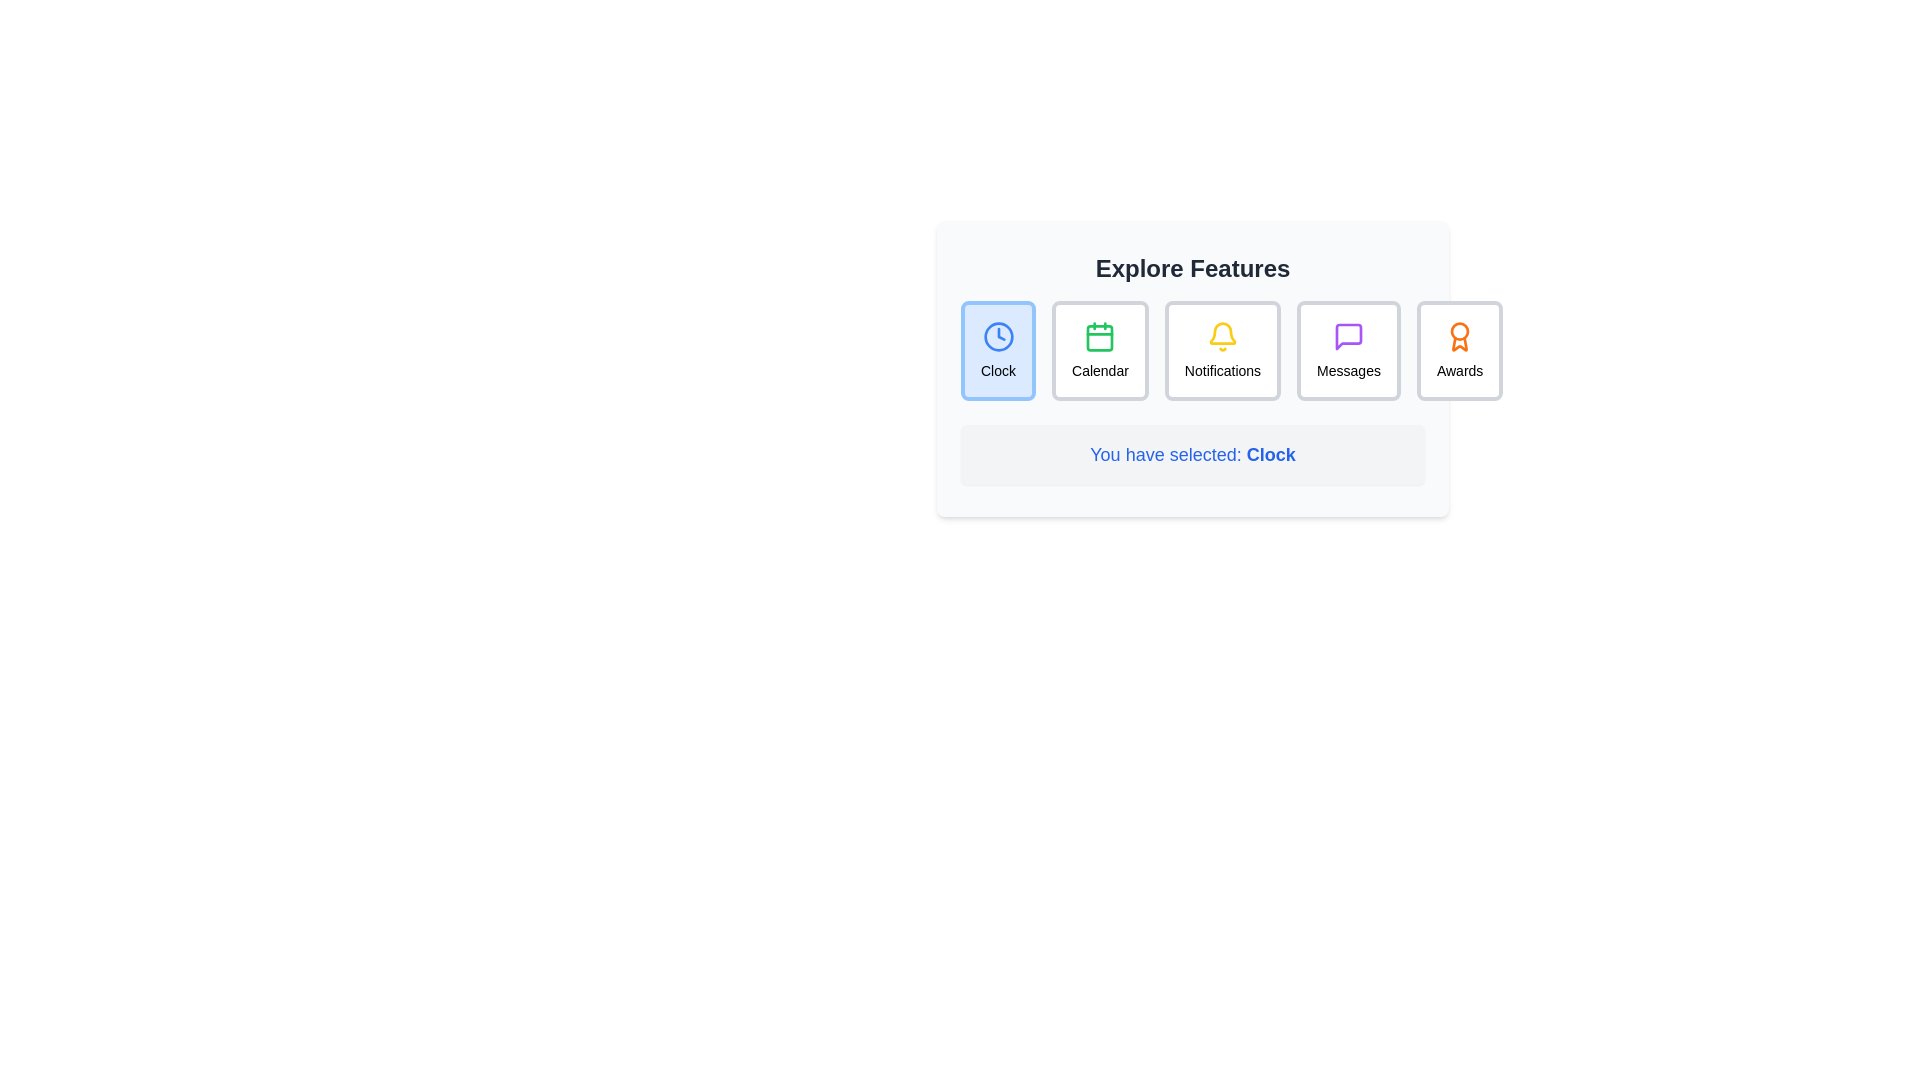 This screenshot has height=1080, width=1920. I want to click on the 'Messages' button using keyboard navigation, so click(1348, 350).